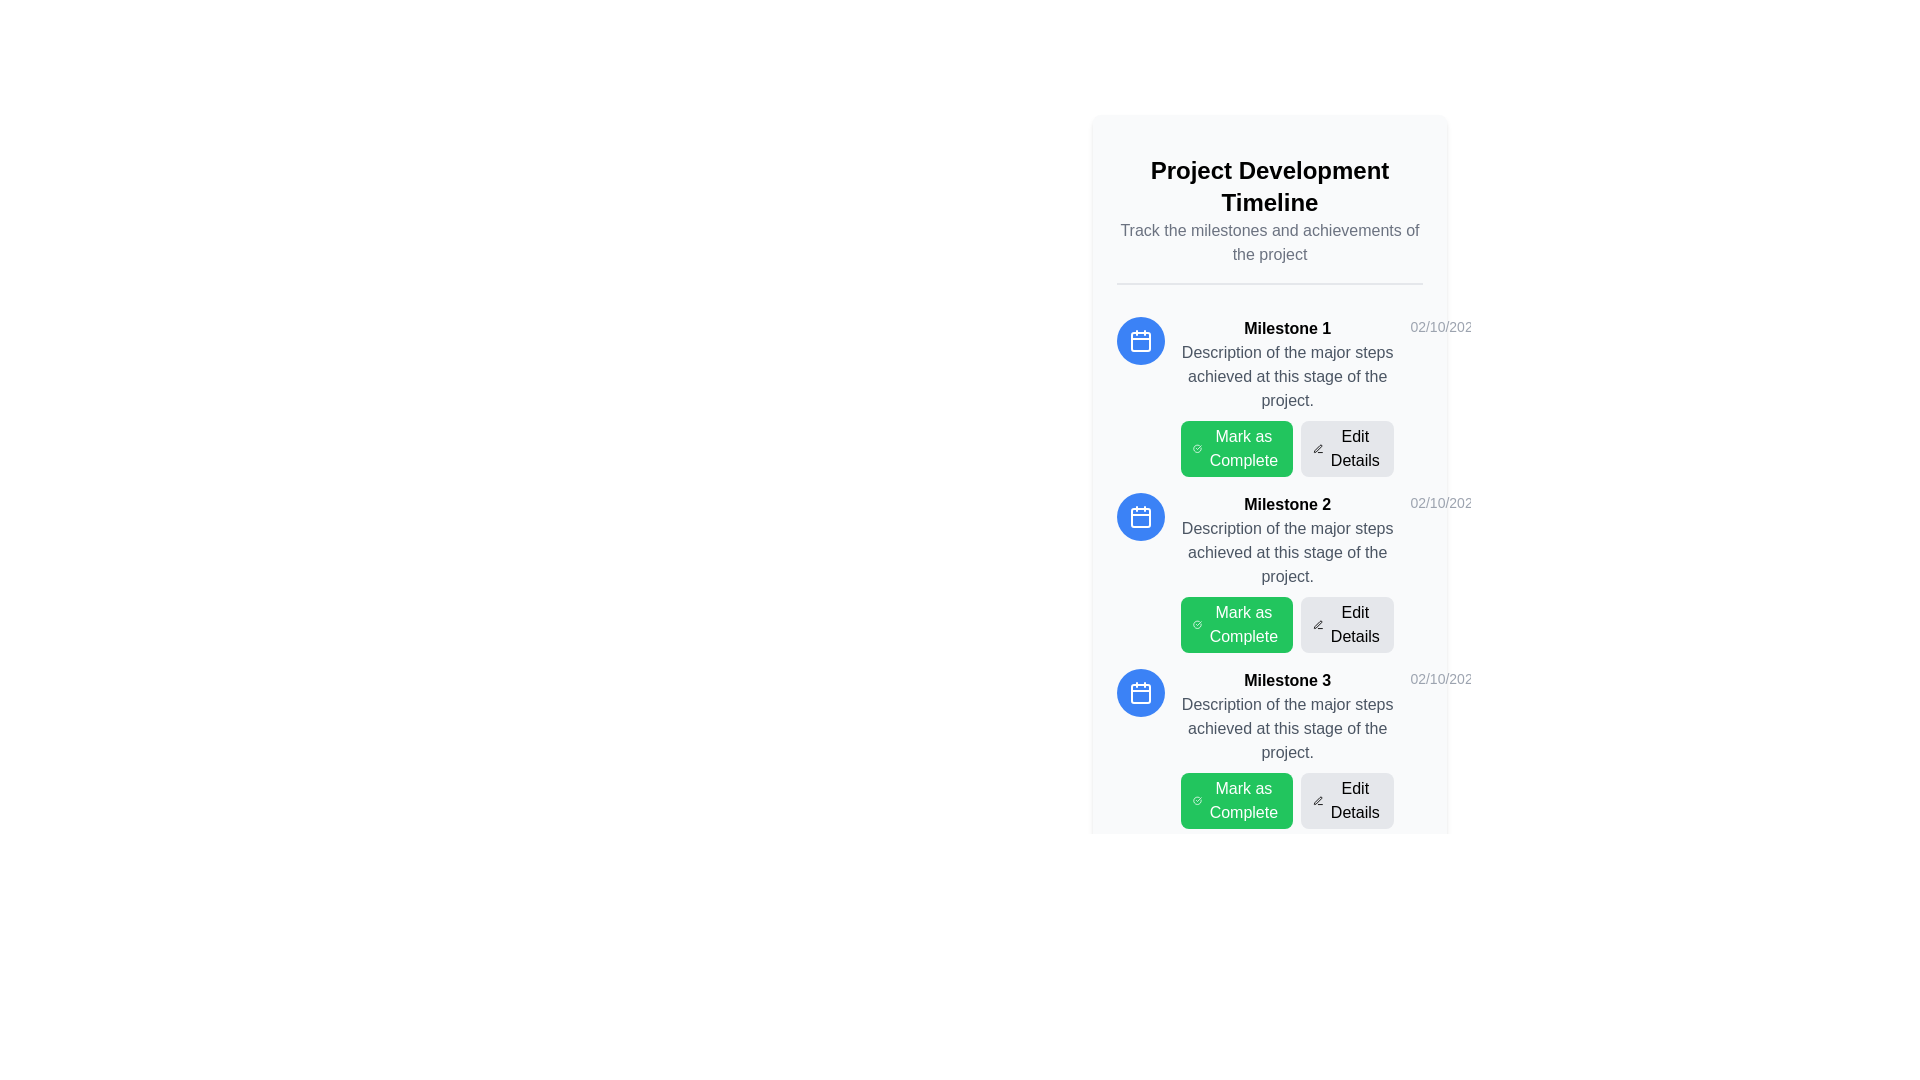 The height and width of the screenshot is (1080, 1920). What do you see at coordinates (1348, 447) in the screenshot?
I see `the 'Edit Details' button, which has a light gray background, rounded corners, and a black pen icon, to invoke editing functionality` at bounding box center [1348, 447].